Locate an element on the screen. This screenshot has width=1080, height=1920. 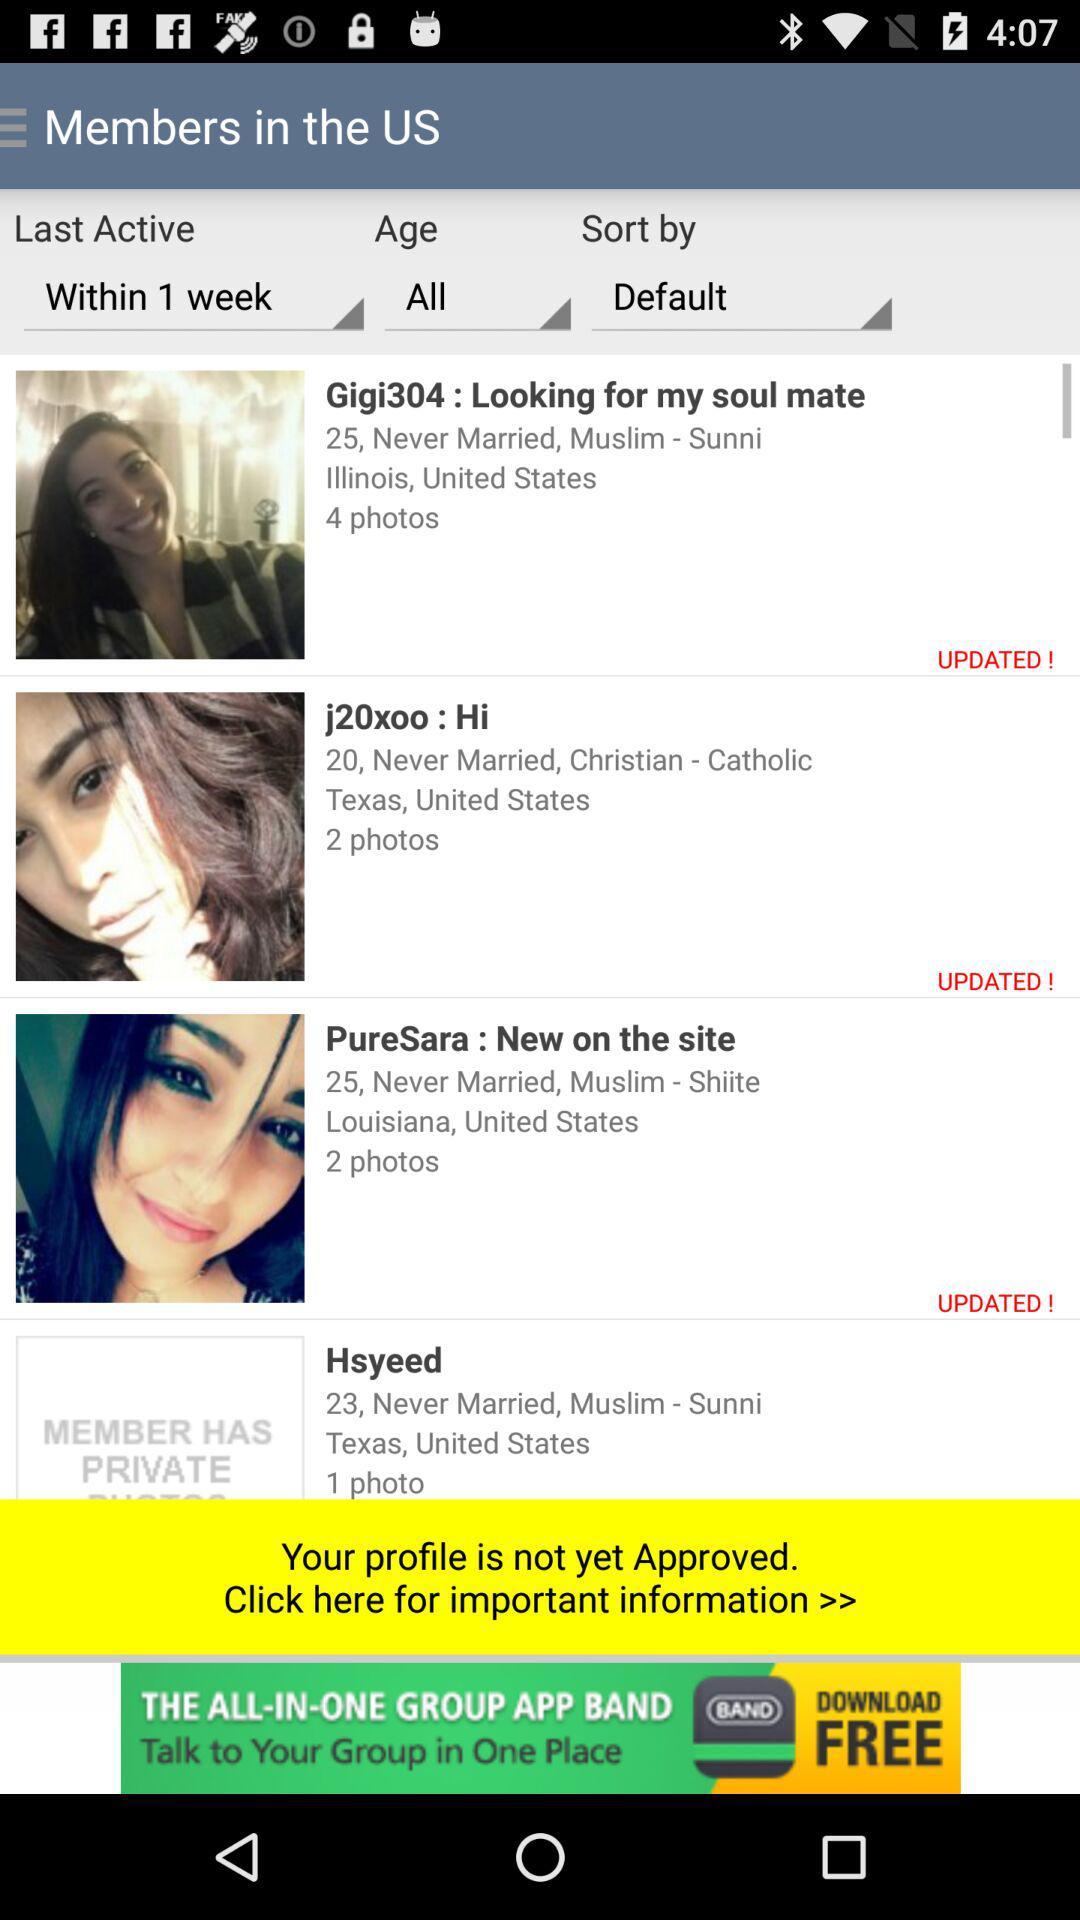
advatisment is located at coordinates (540, 1727).